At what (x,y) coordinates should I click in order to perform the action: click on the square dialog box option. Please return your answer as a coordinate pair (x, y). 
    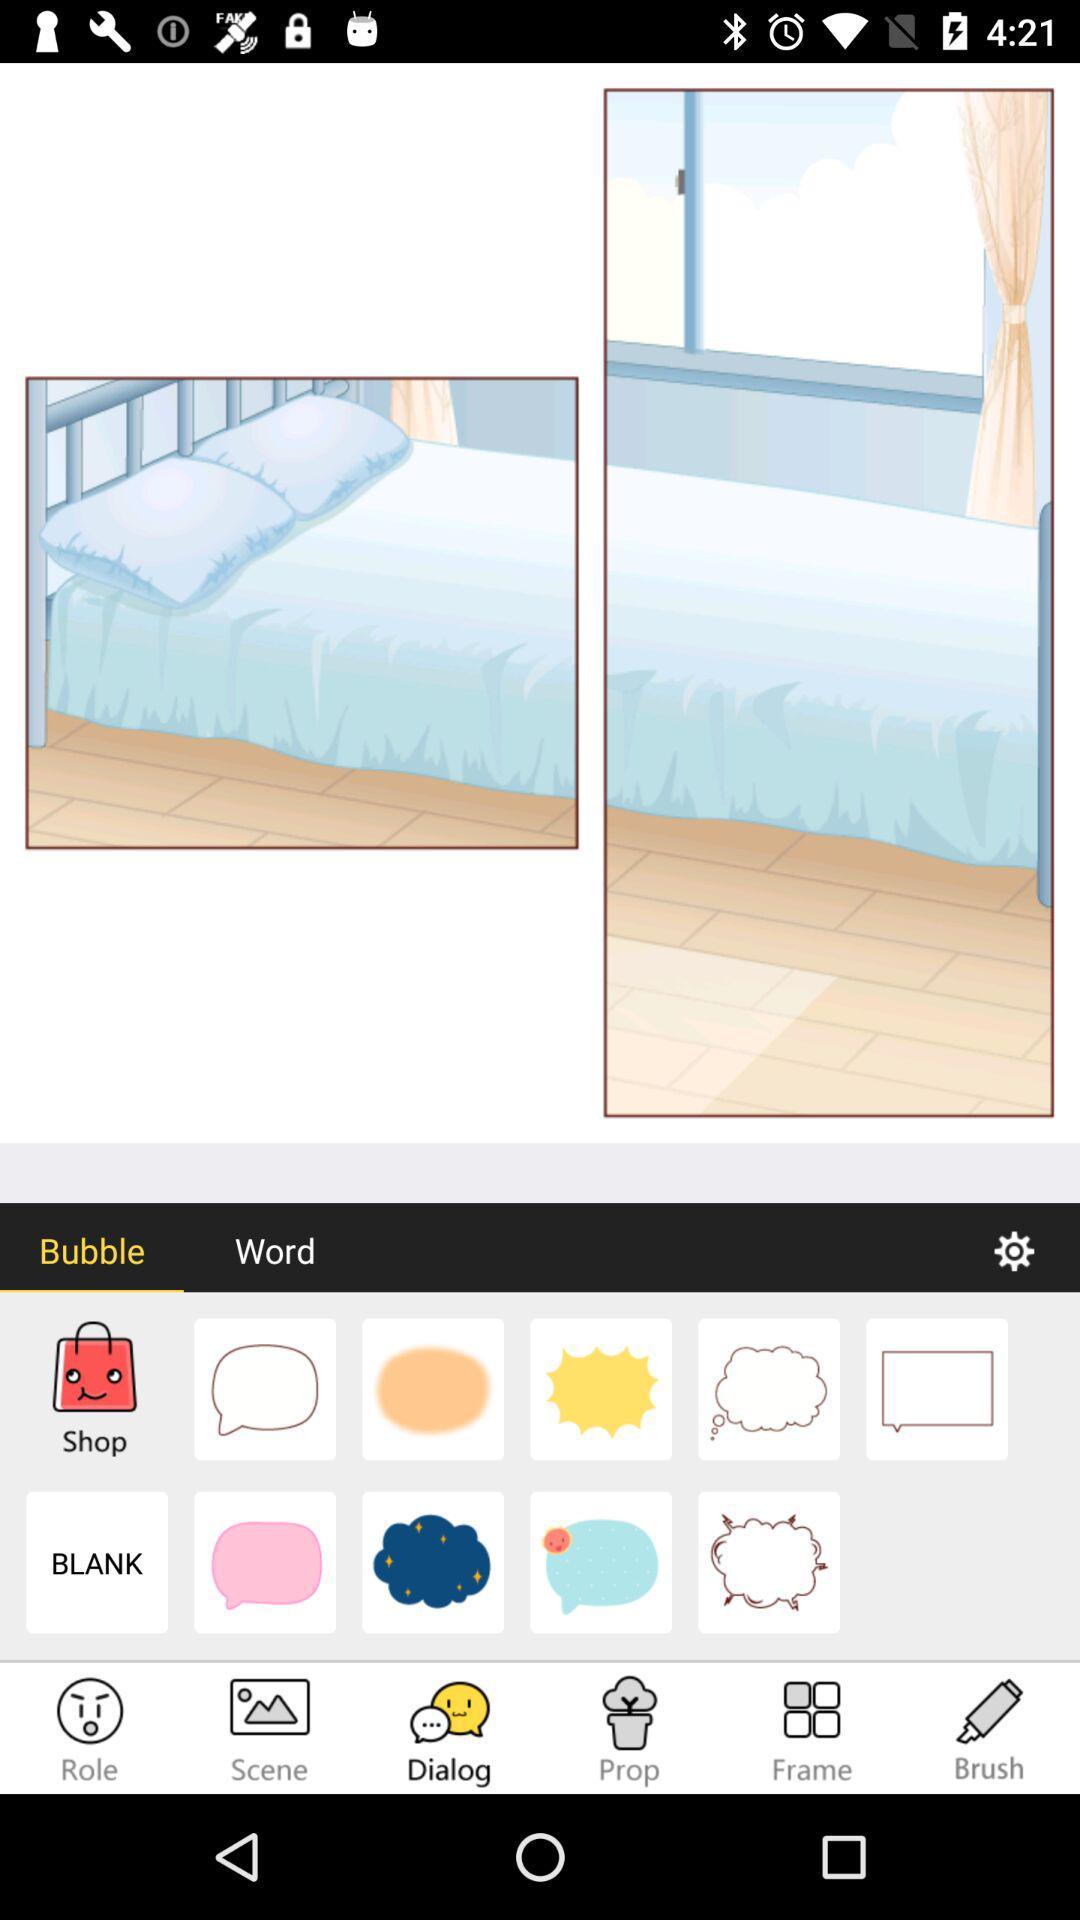
    Looking at the image, I should click on (937, 1388).